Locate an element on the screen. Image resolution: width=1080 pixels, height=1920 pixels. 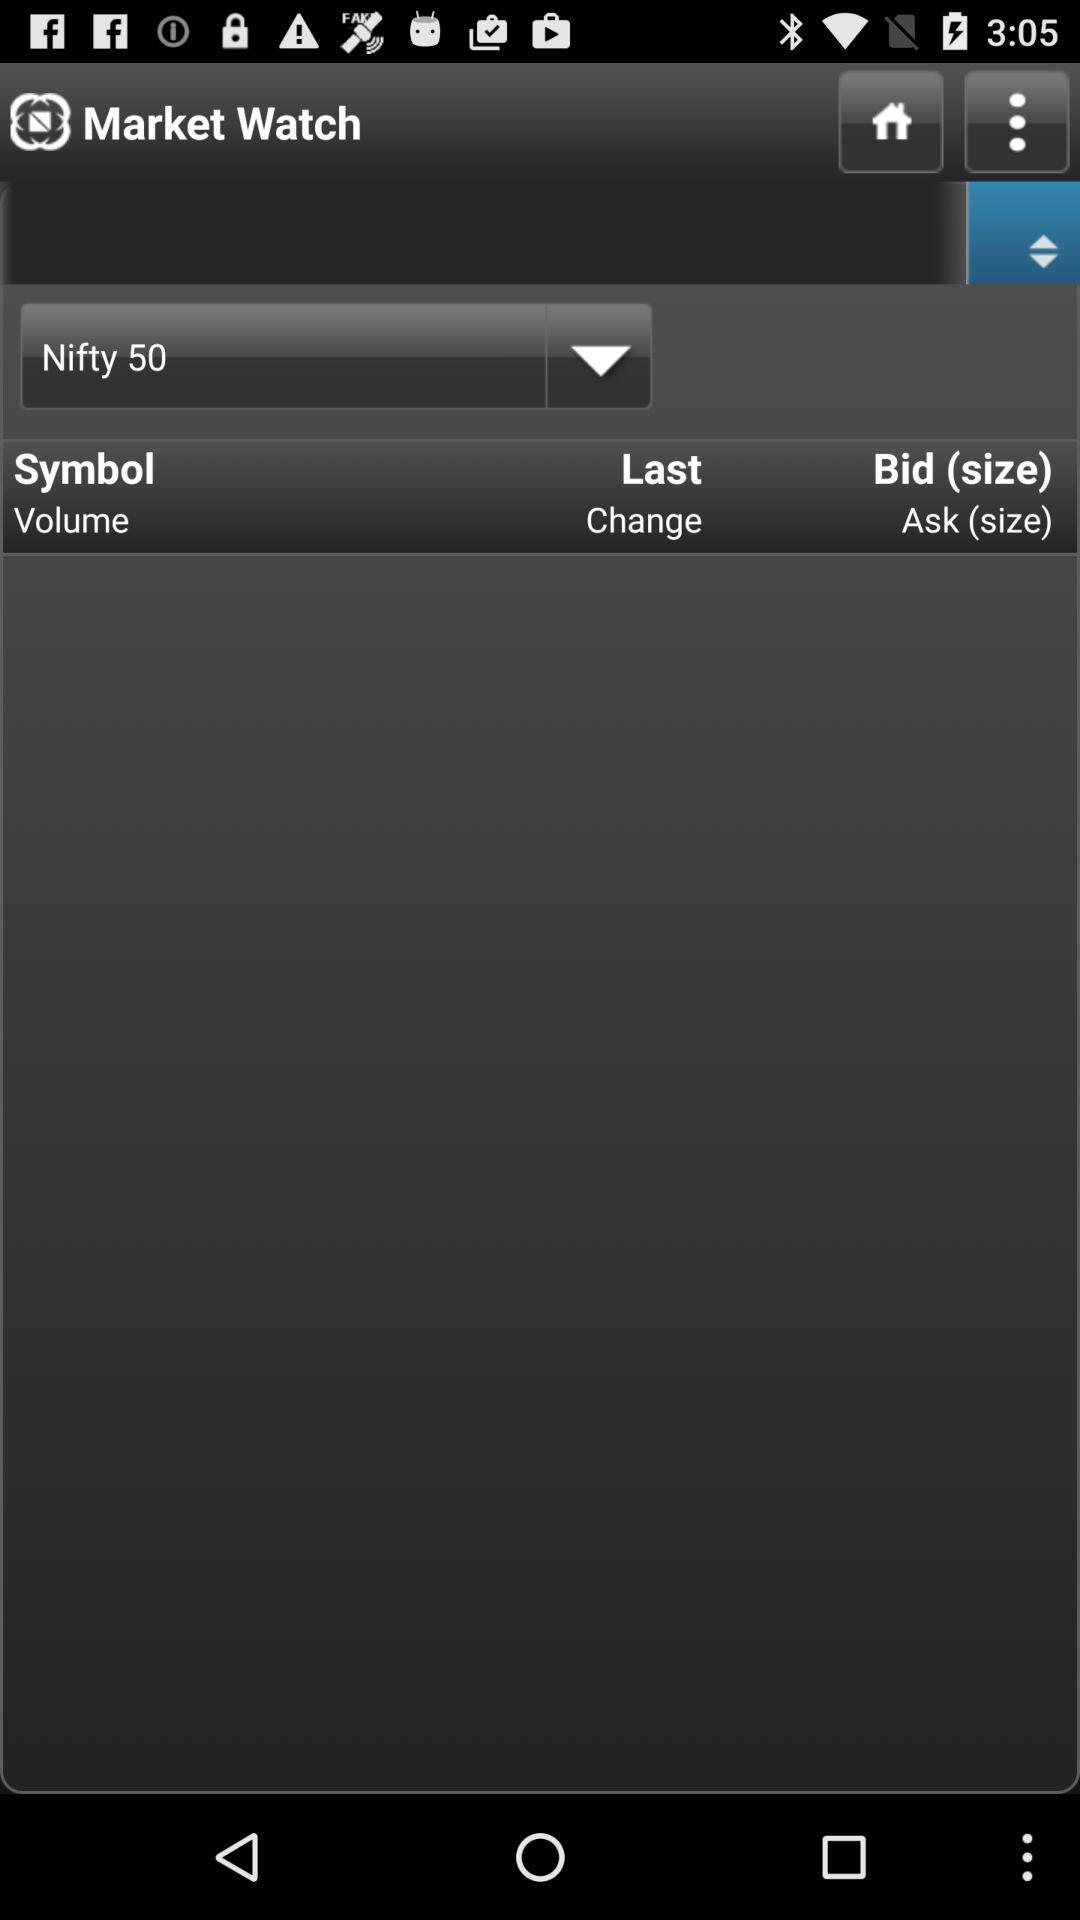
the home icon is located at coordinates (890, 129).